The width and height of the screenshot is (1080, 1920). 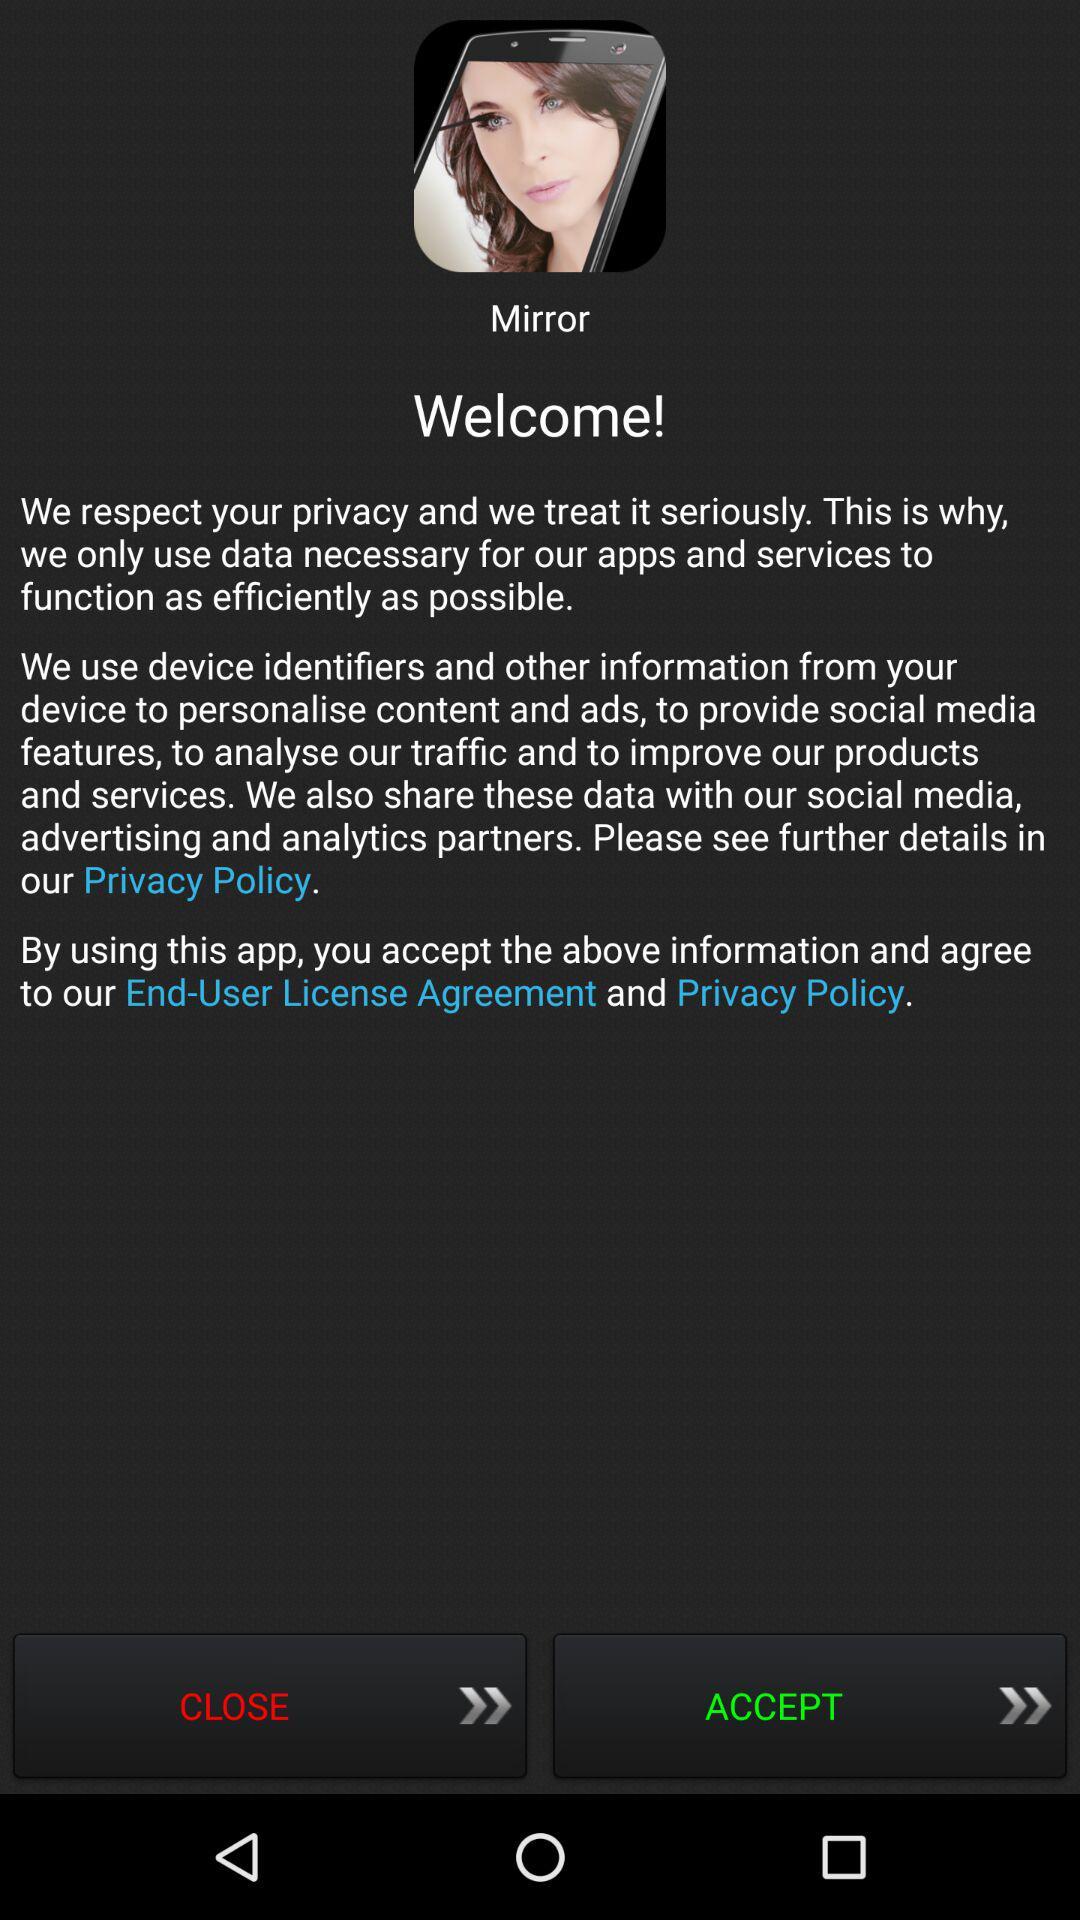 I want to click on icon below by using this, so click(x=270, y=1707).